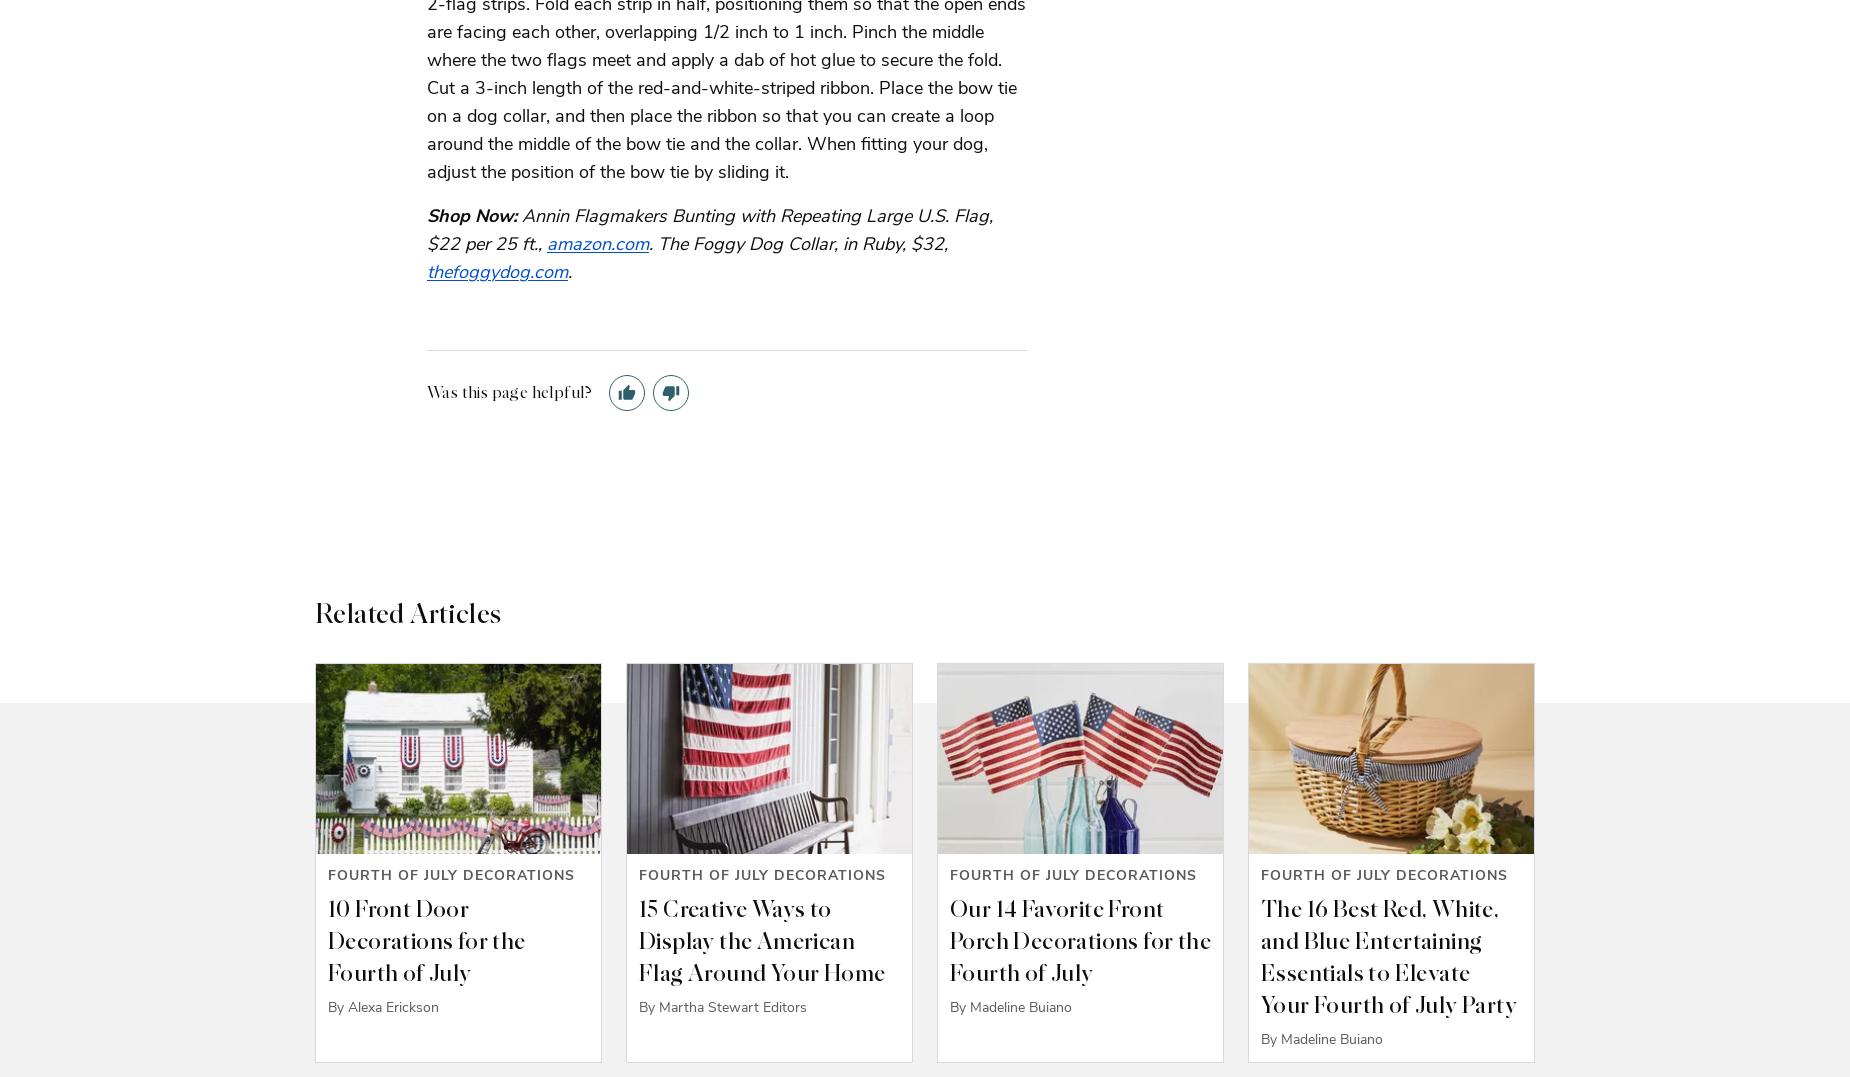 The width and height of the screenshot is (1850, 1077). I want to click on 'thefoggydog.com', so click(497, 269).